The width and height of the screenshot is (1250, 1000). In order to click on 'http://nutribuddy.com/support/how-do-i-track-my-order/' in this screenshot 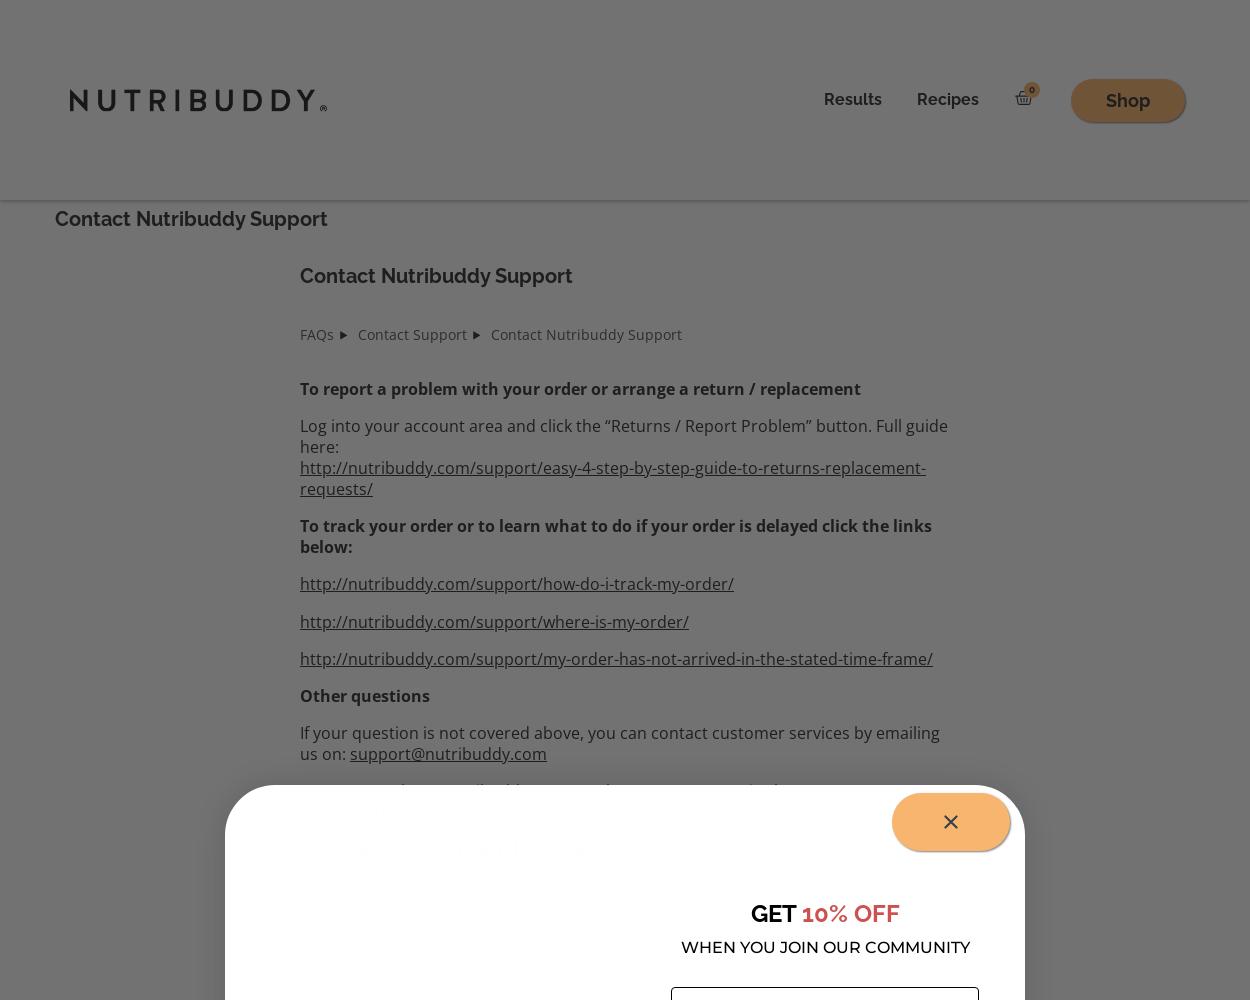, I will do `click(300, 583)`.